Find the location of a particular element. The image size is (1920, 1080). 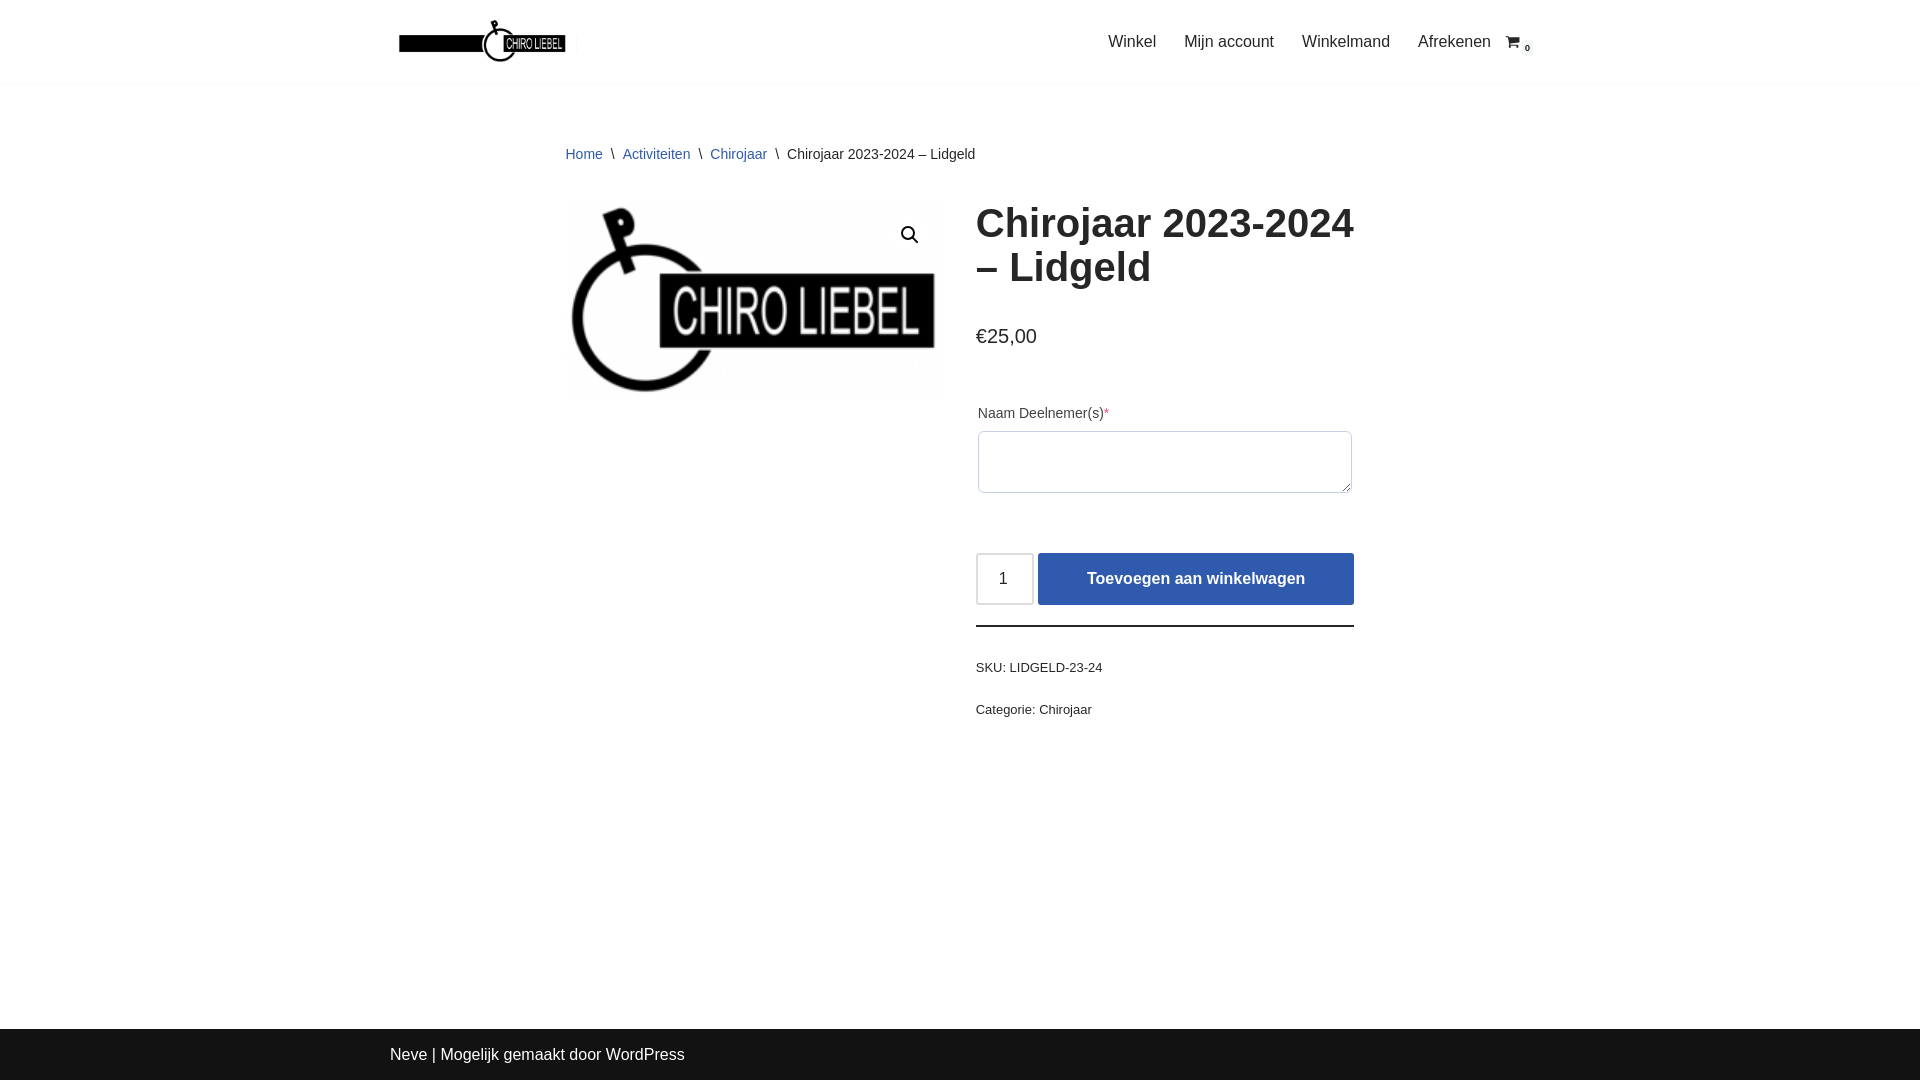

'Spring naar de inhoud' is located at coordinates (14, 42).